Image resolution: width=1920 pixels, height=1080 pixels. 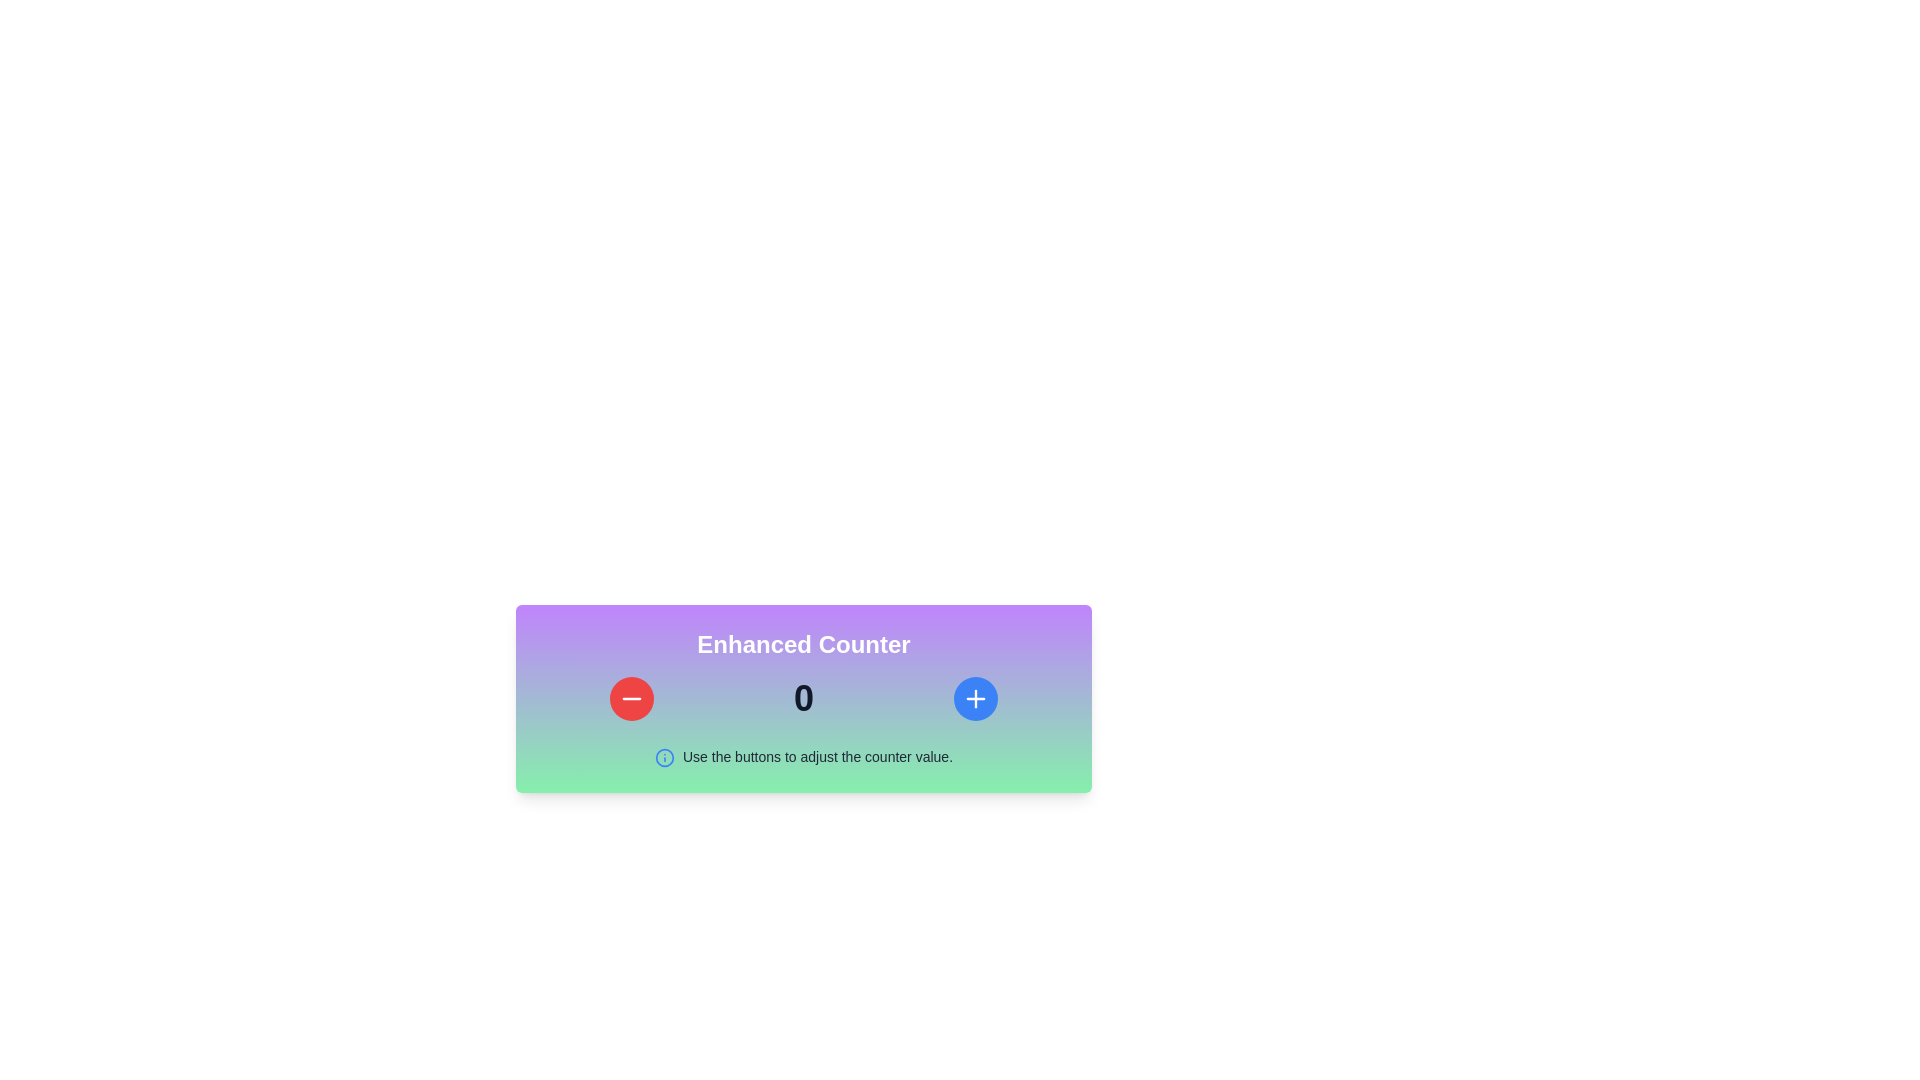 What do you see at coordinates (664, 757) in the screenshot?
I see `the circular SVG element that serves as an info icon, located at the bottom left of the enhanced counter component` at bounding box center [664, 757].